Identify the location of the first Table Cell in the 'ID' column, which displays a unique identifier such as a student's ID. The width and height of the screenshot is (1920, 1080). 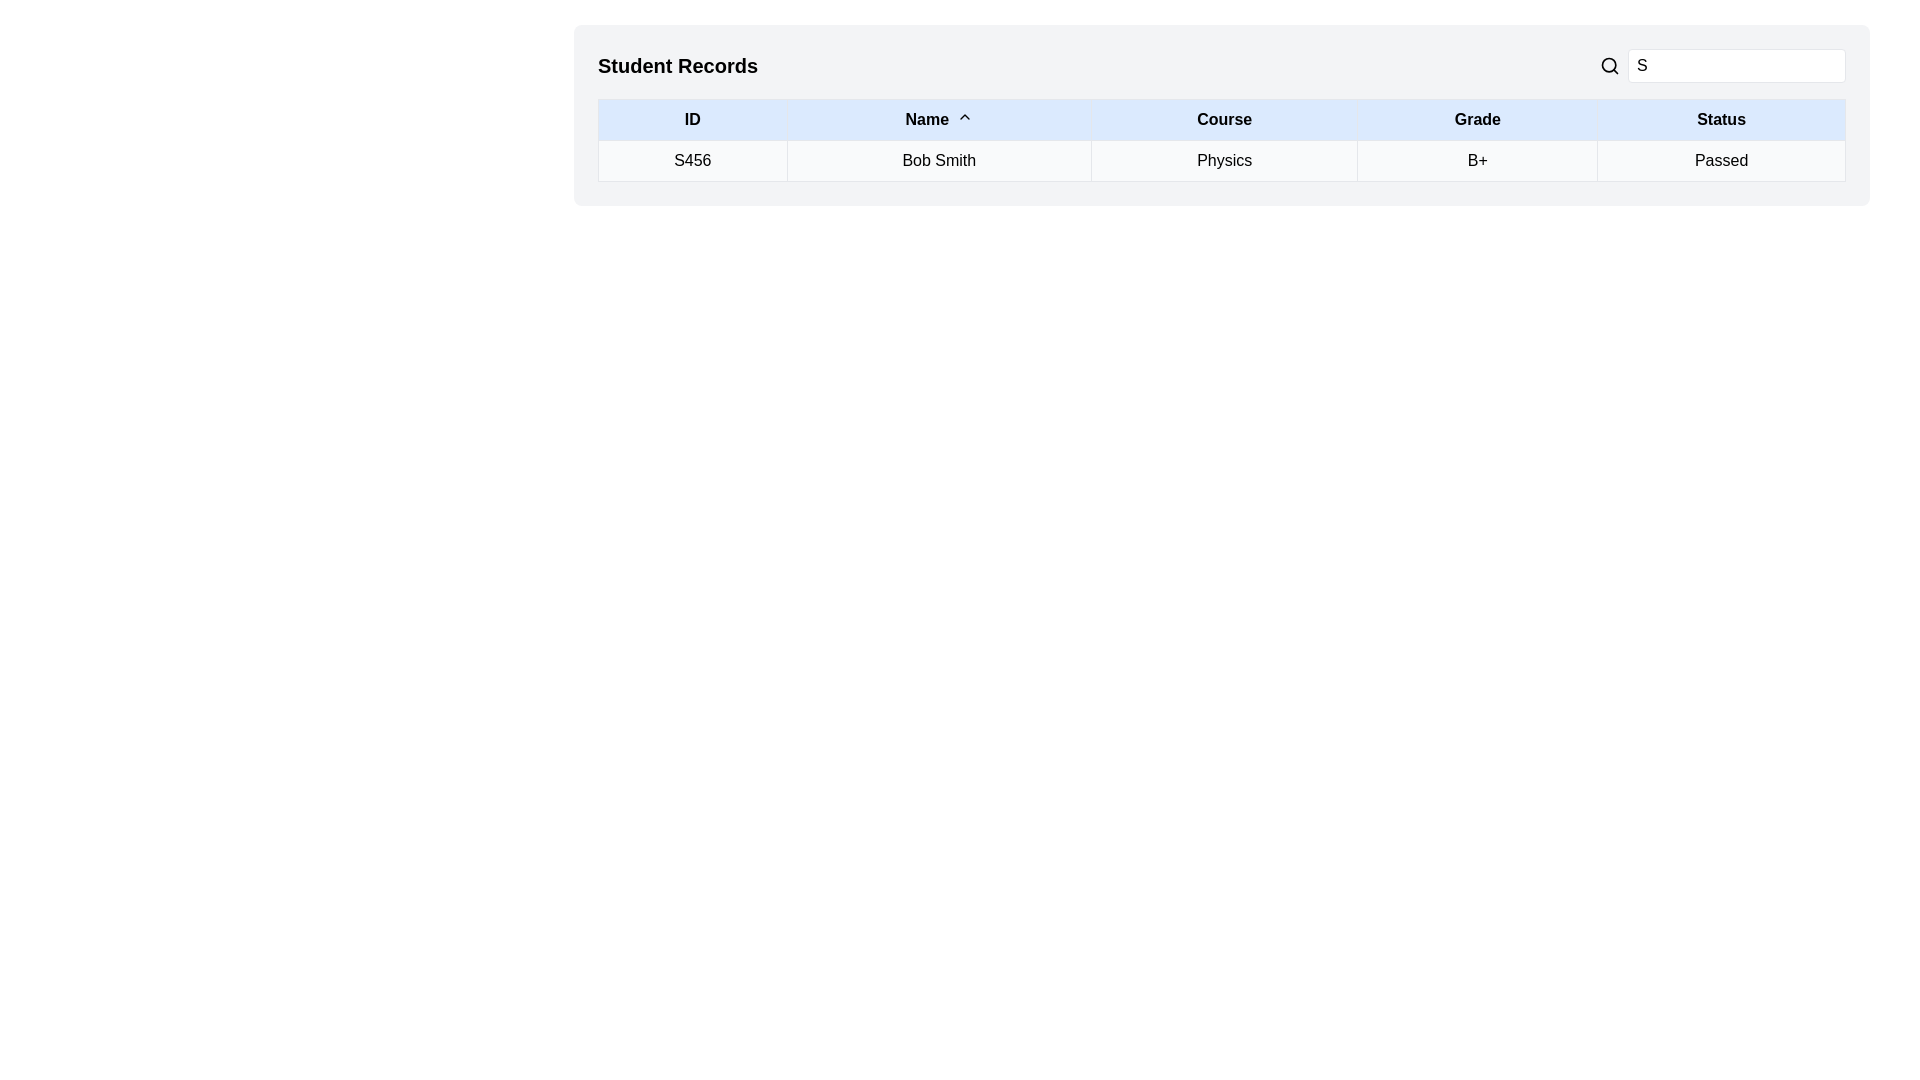
(692, 160).